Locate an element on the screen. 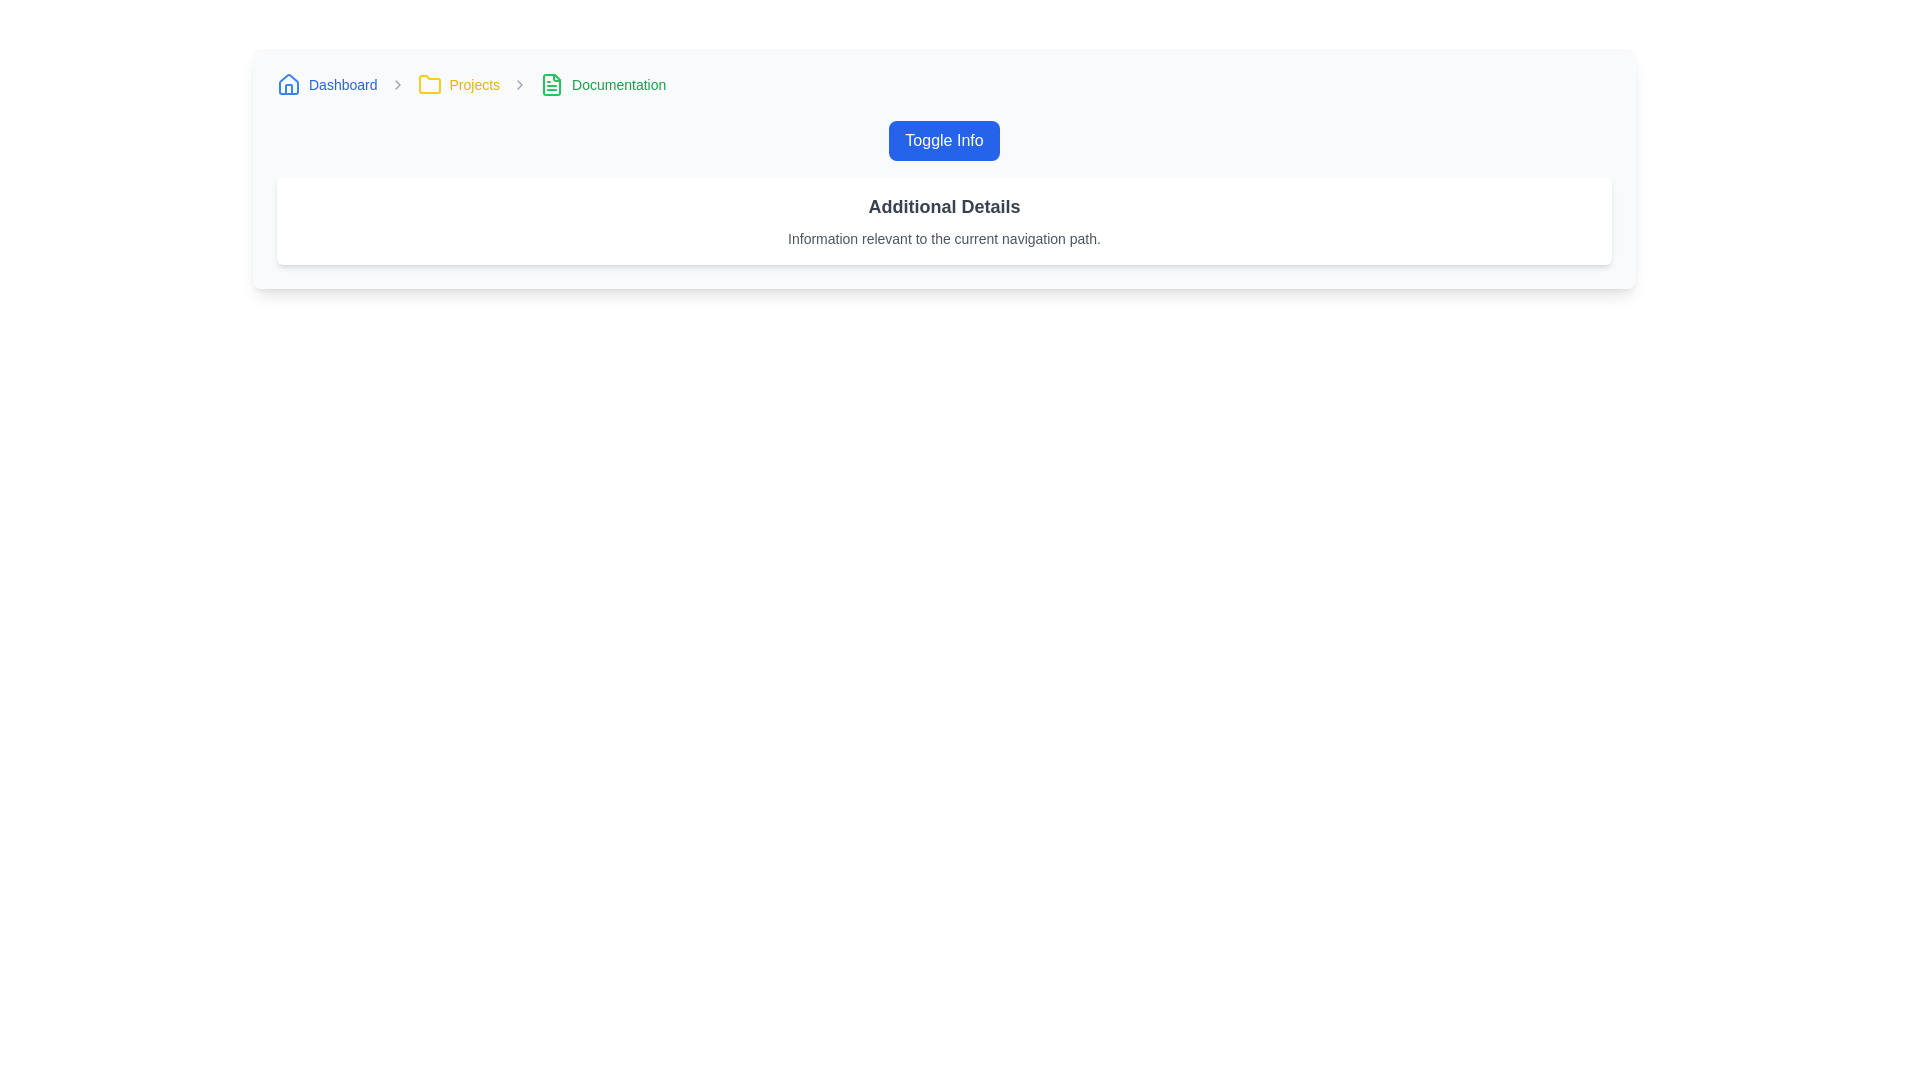 This screenshot has width=1920, height=1080. the 'Dashboard' hyperlink, which is styled in blue with an underline that appears on hover, located in the breadcrumb navigation bar at the top-center of the interface is located at coordinates (343, 83).